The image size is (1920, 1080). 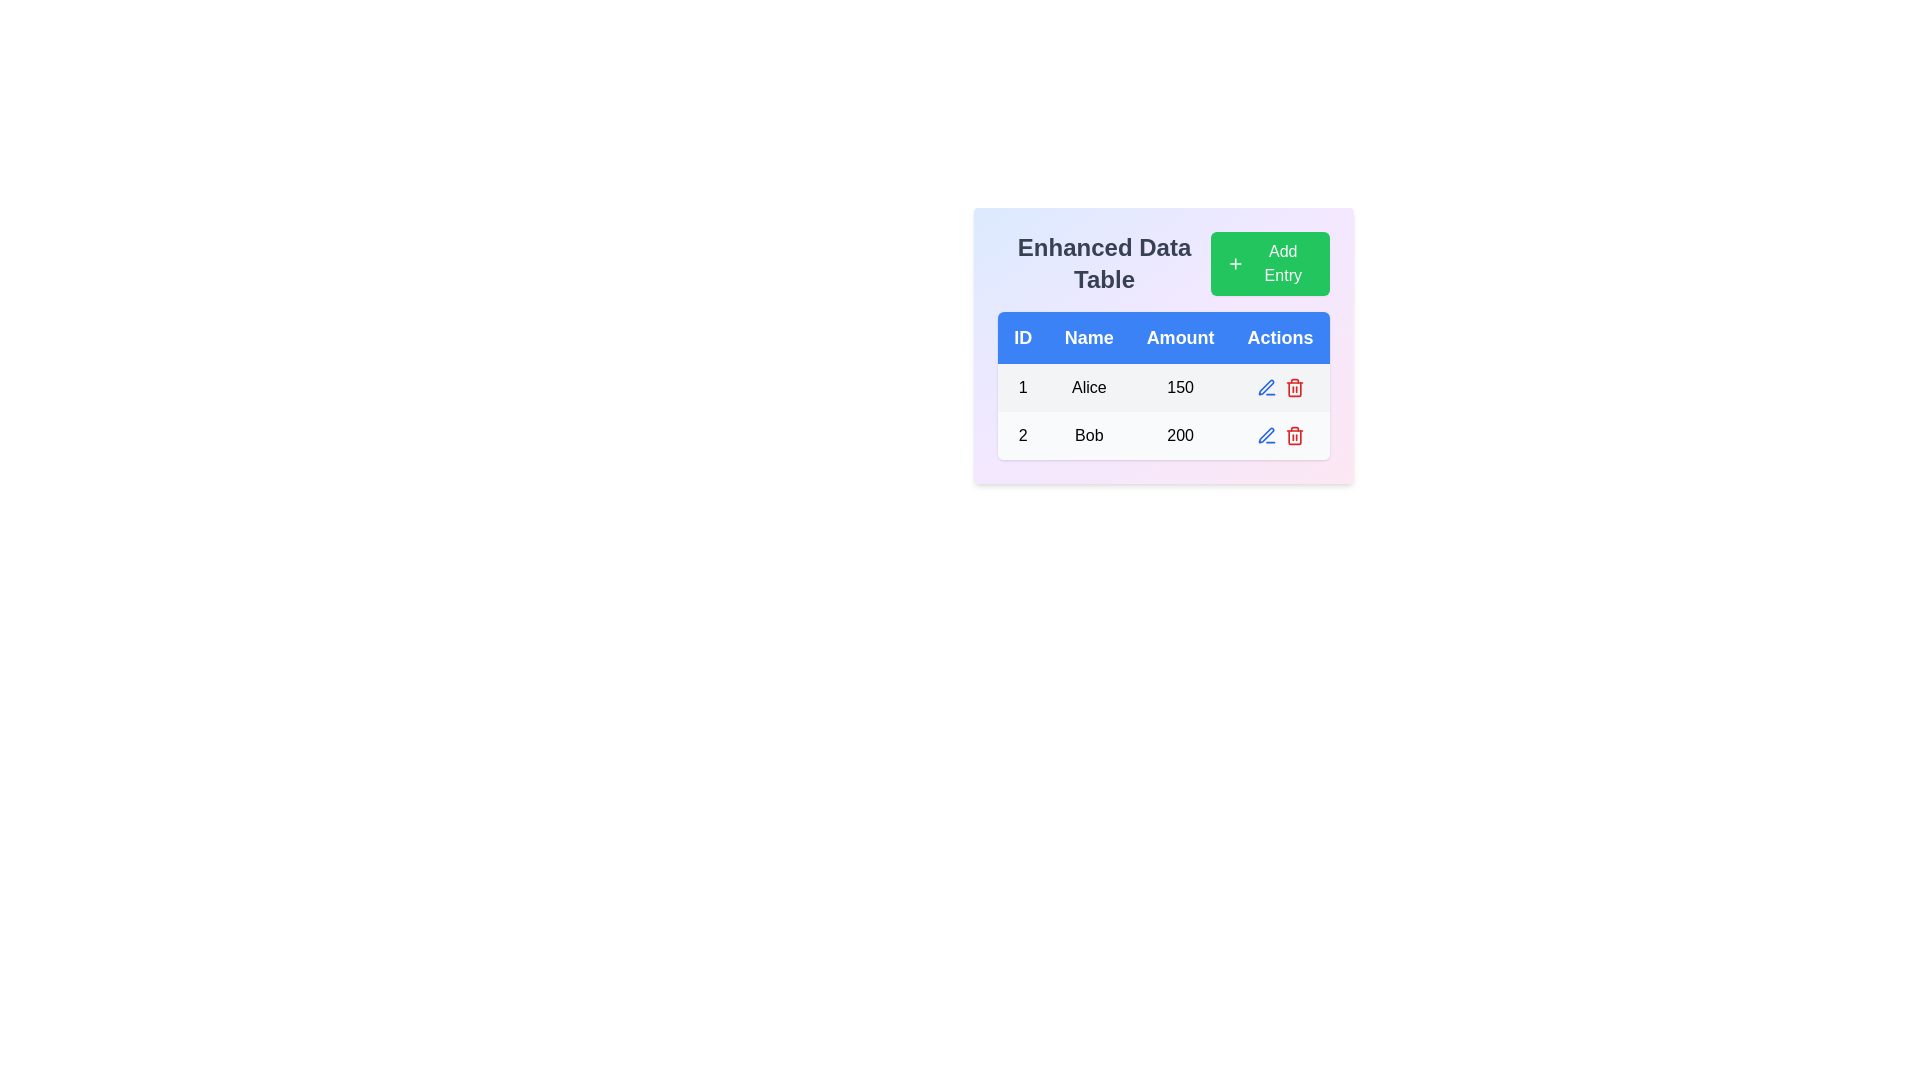 I want to click on the trash bin icon styled in red within the action column of the data table, so click(x=1294, y=388).